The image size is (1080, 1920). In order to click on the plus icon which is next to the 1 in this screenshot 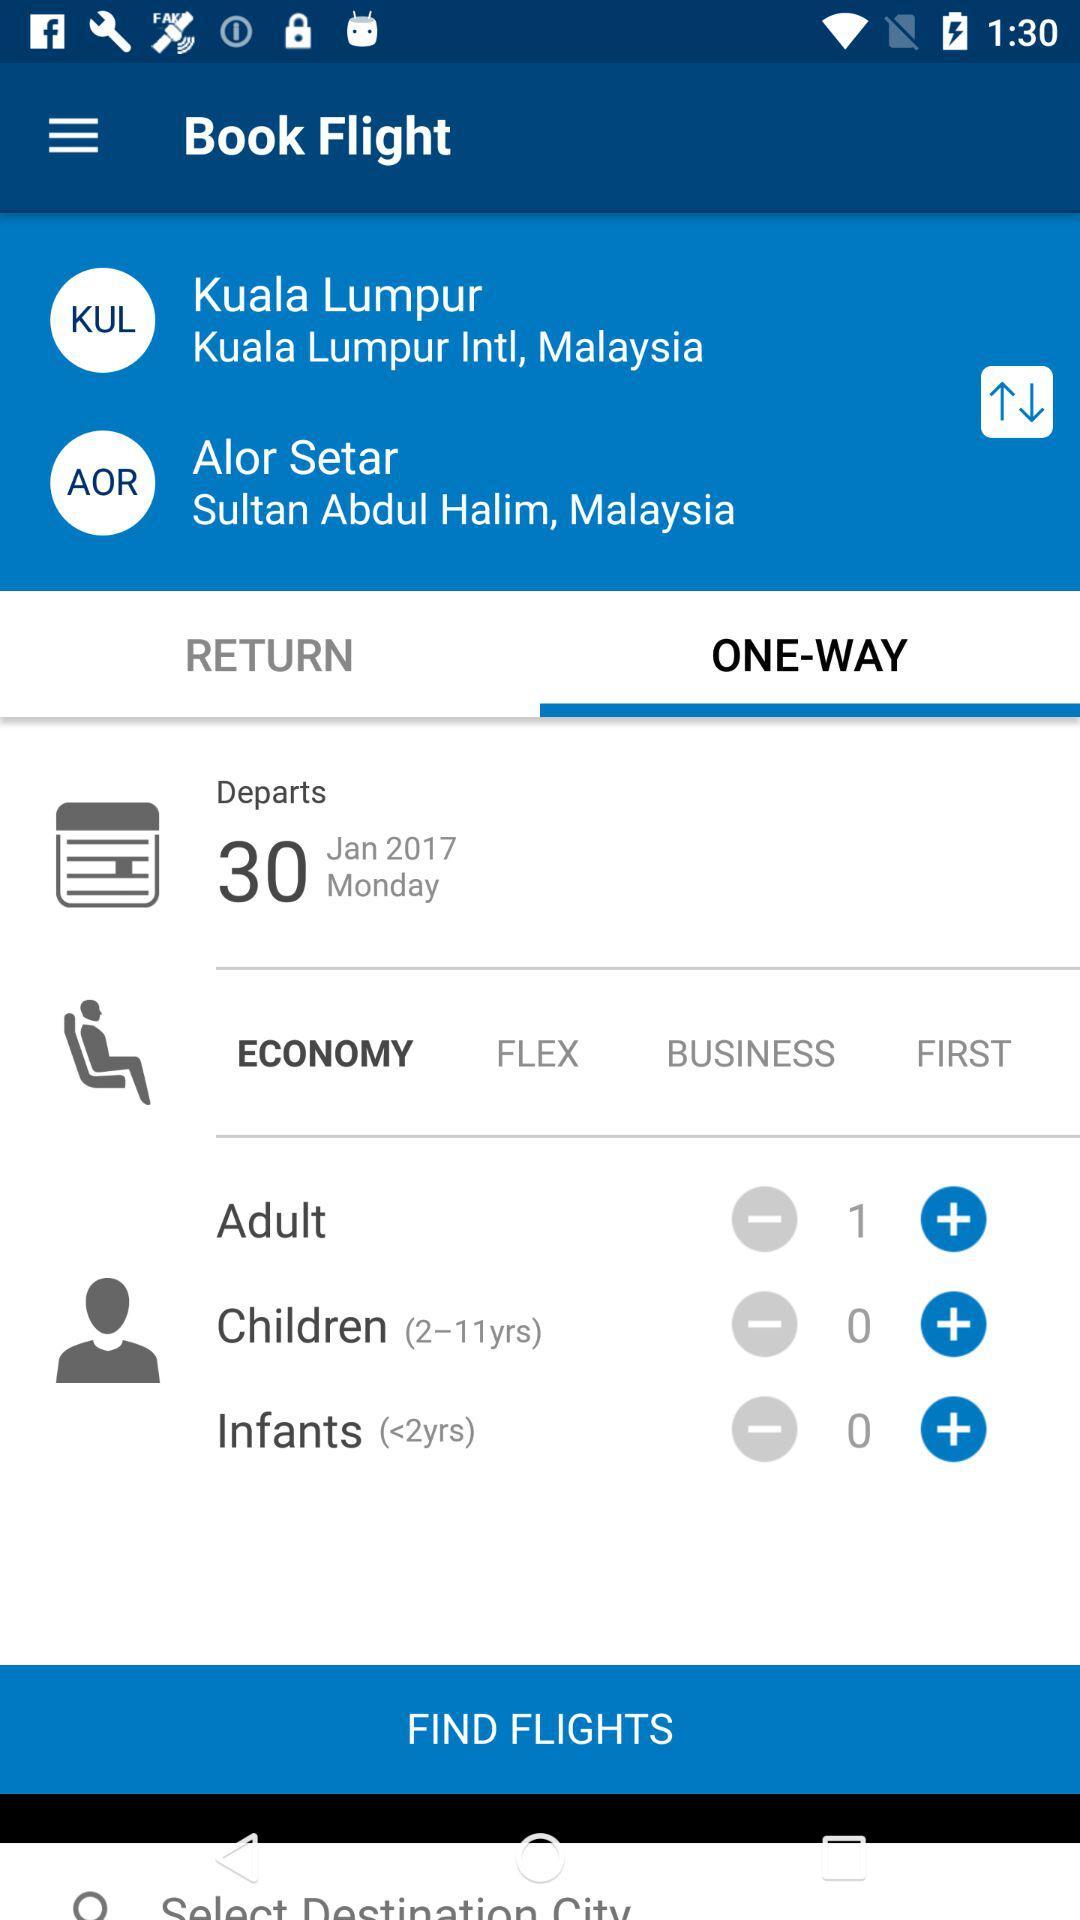, I will do `click(952, 1218)`.